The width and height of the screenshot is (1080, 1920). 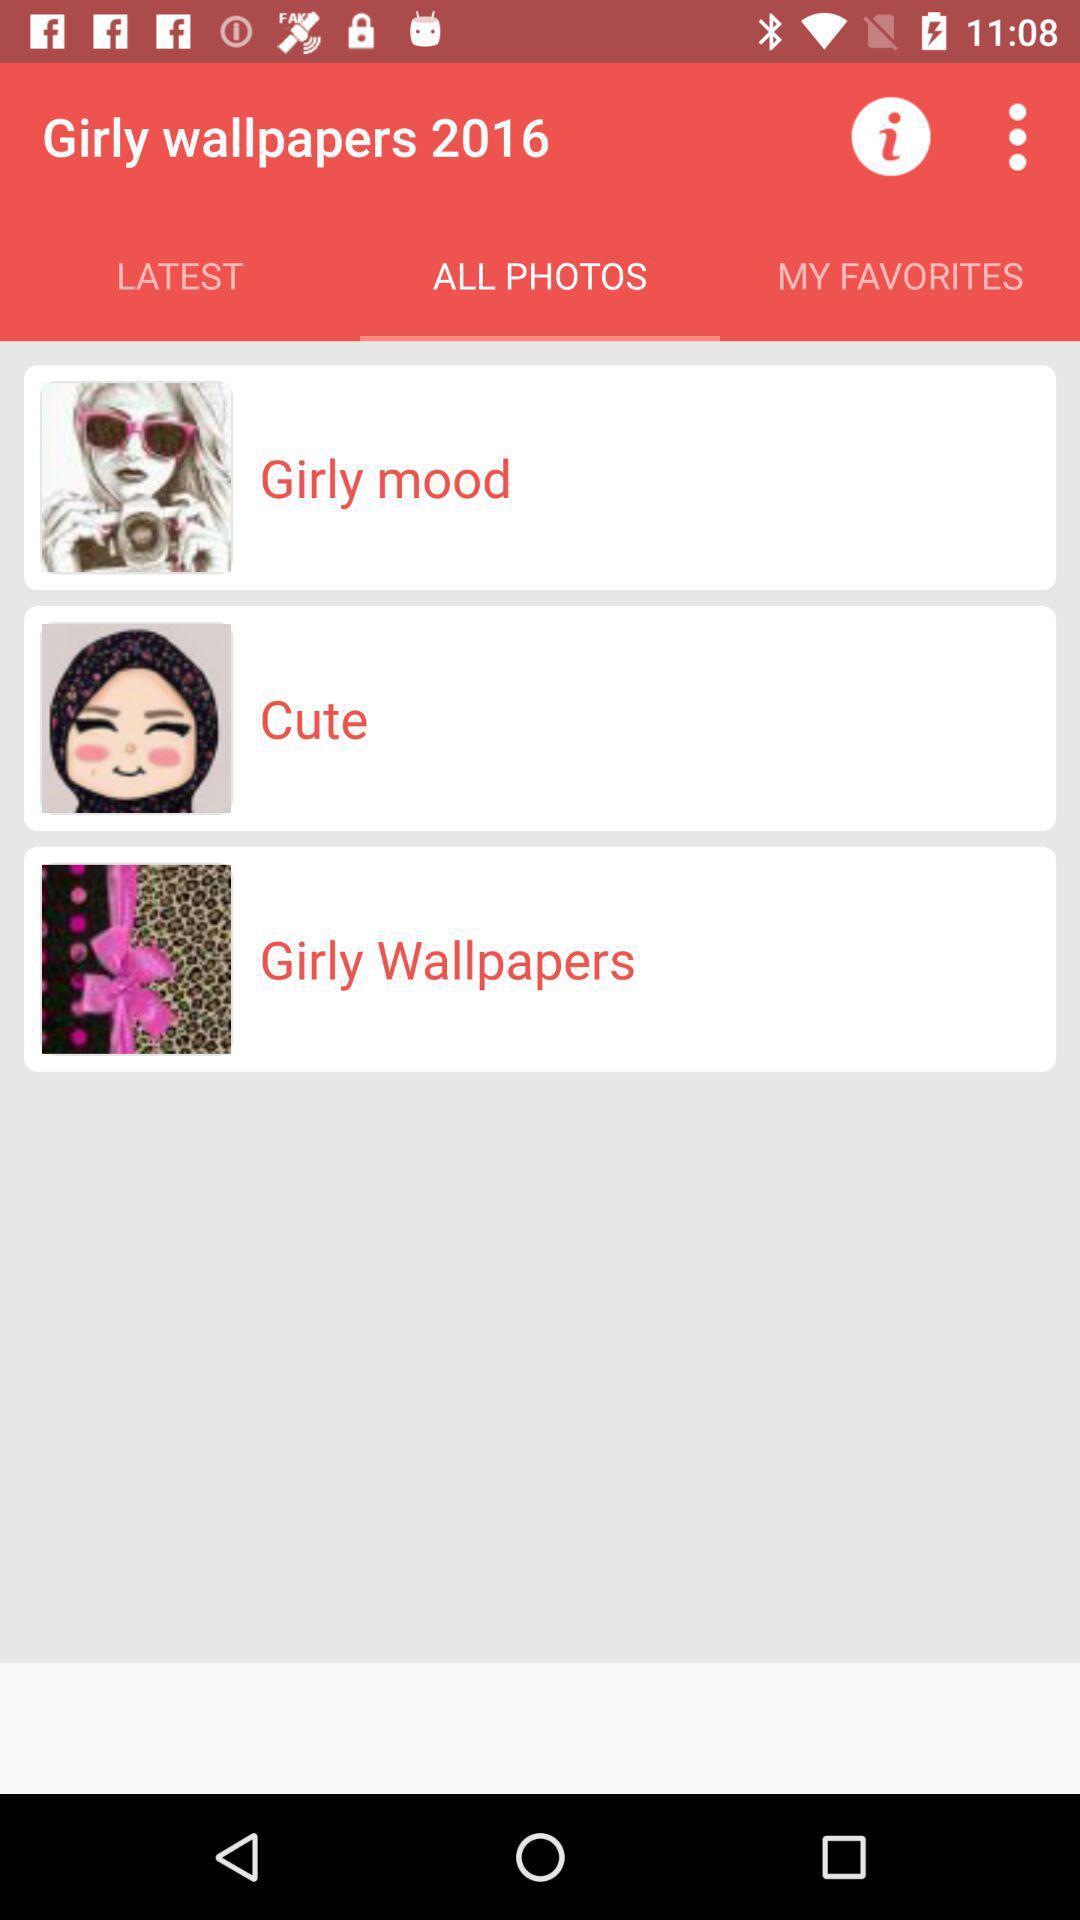 I want to click on the icon below the girly mood, so click(x=313, y=718).